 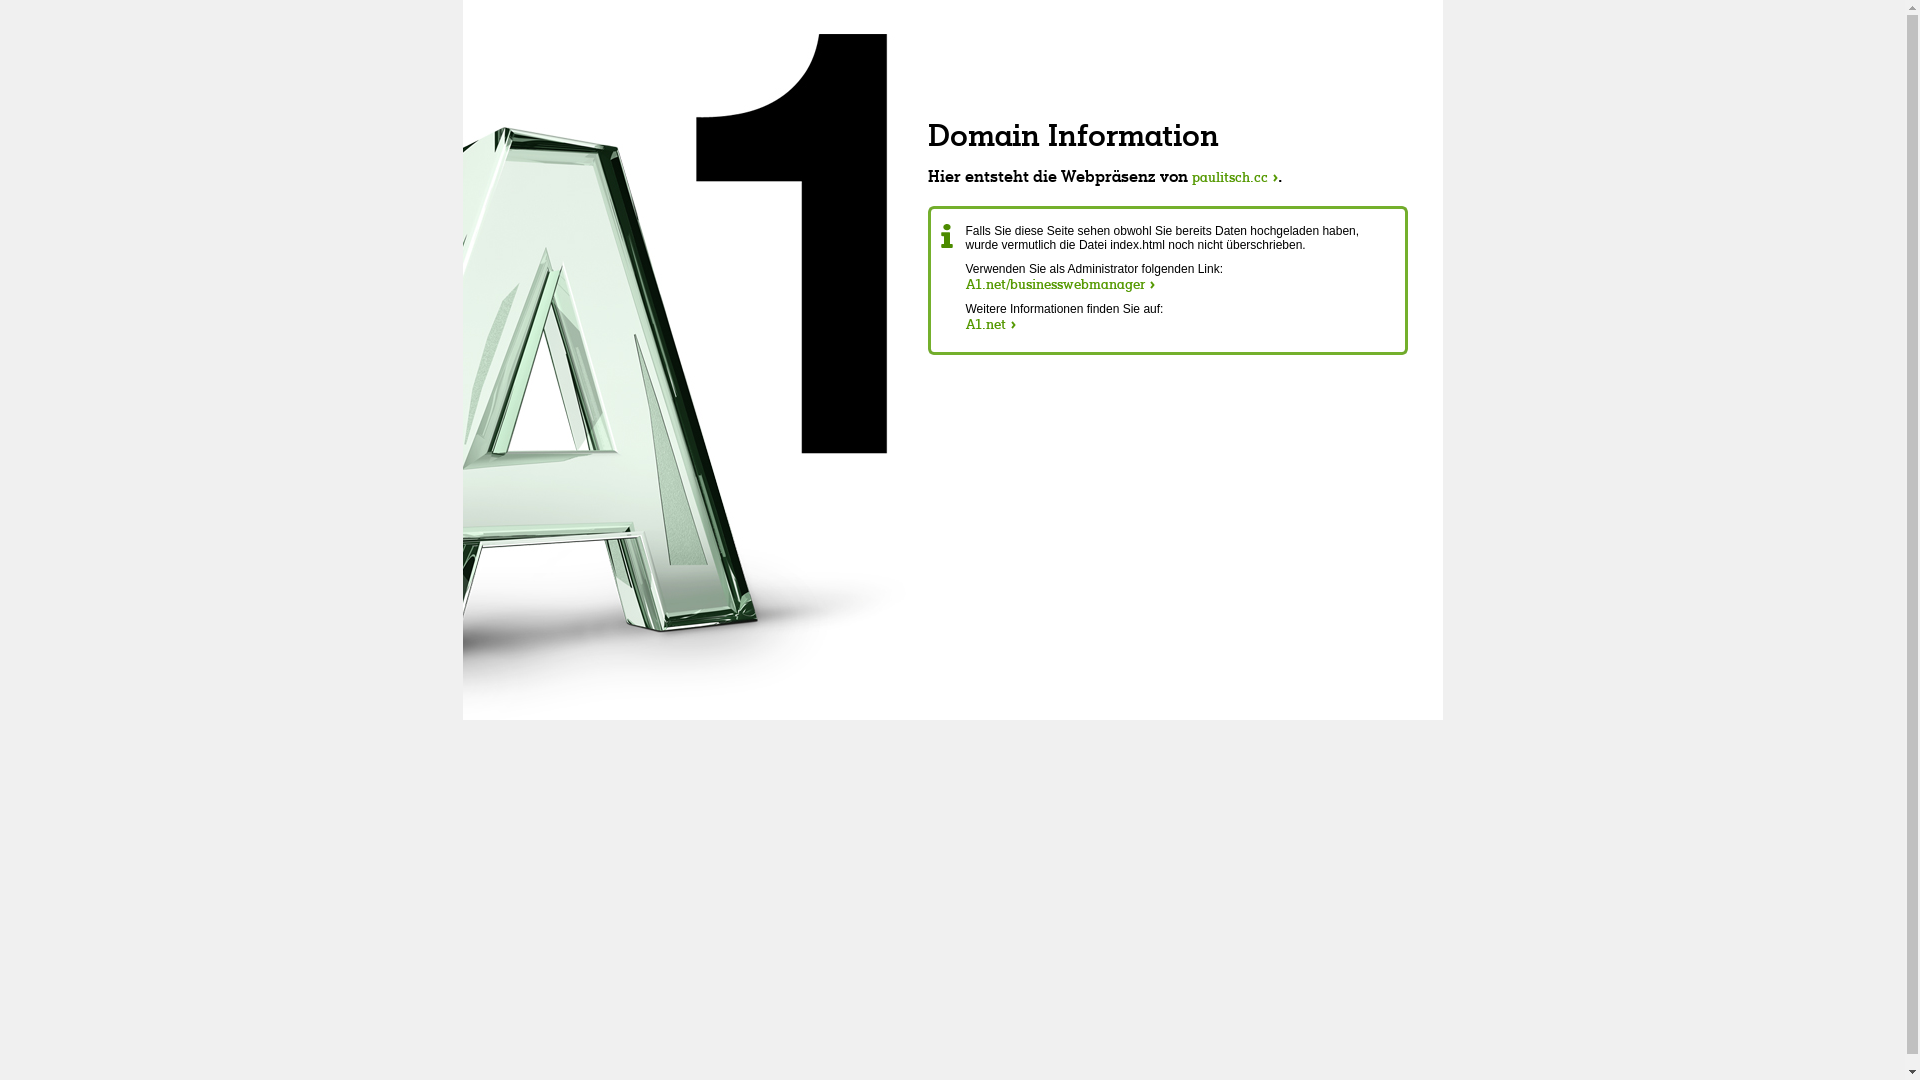 I want to click on 'A1.net/businesswebmanager', so click(x=1059, y=284).